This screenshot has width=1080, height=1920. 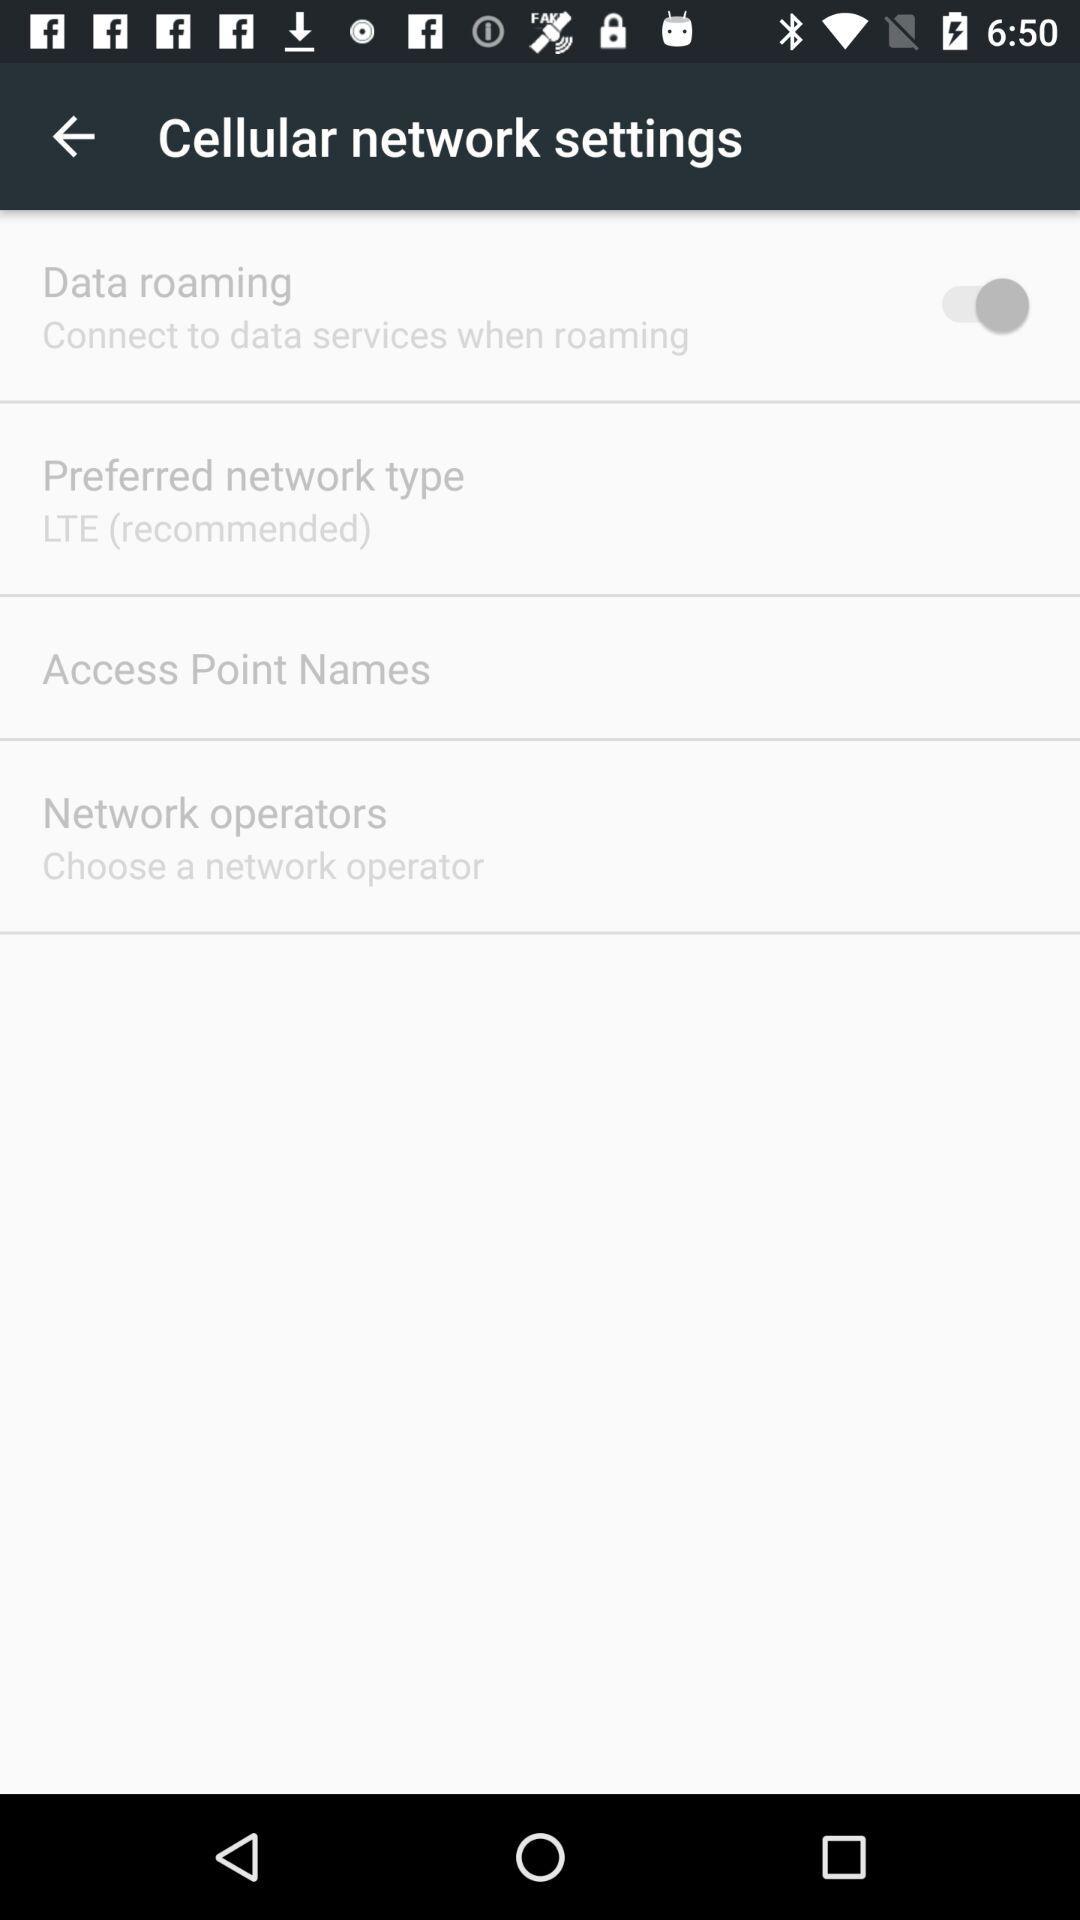 What do you see at coordinates (72, 135) in the screenshot?
I see `item above the data roaming item` at bounding box center [72, 135].